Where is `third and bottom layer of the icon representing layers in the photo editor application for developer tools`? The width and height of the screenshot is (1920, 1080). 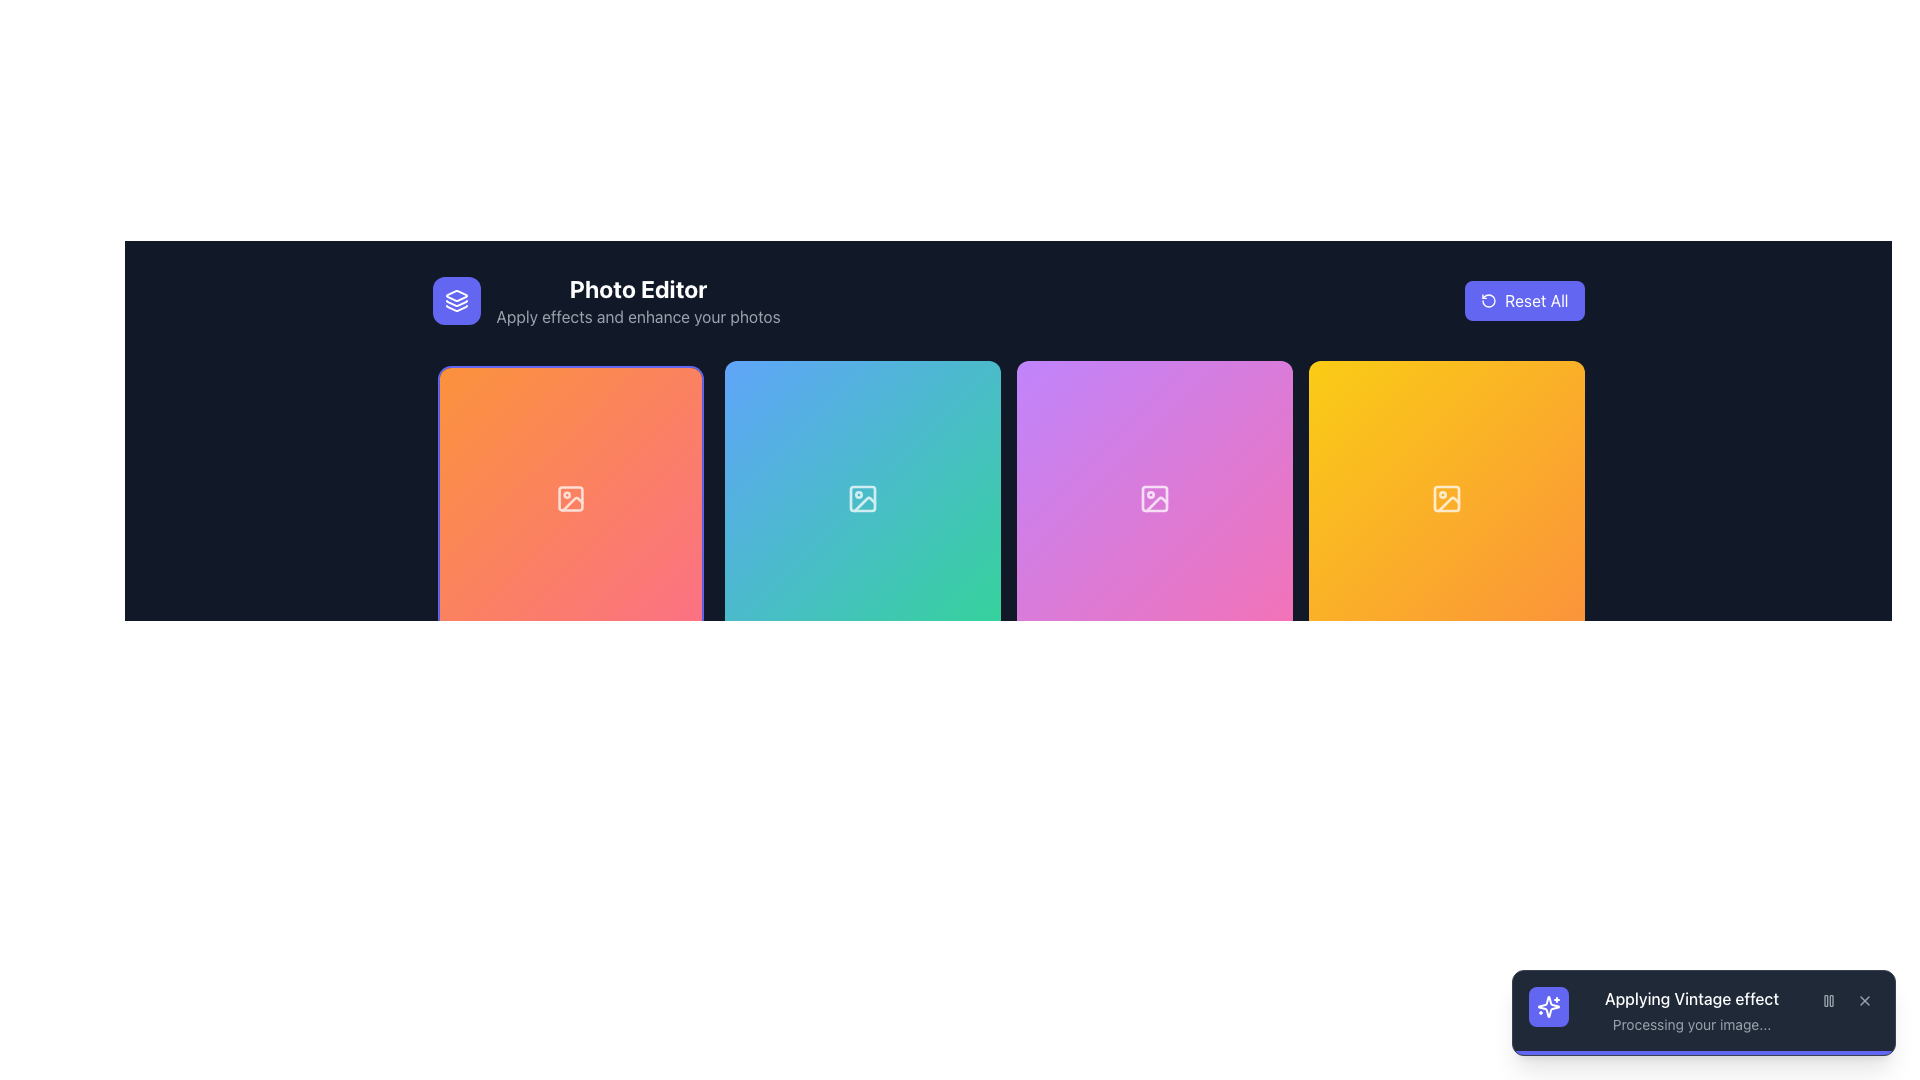 third and bottom layer of the icon representing layers in the photo editor application for developer tools is located at coordinates (455, 308).